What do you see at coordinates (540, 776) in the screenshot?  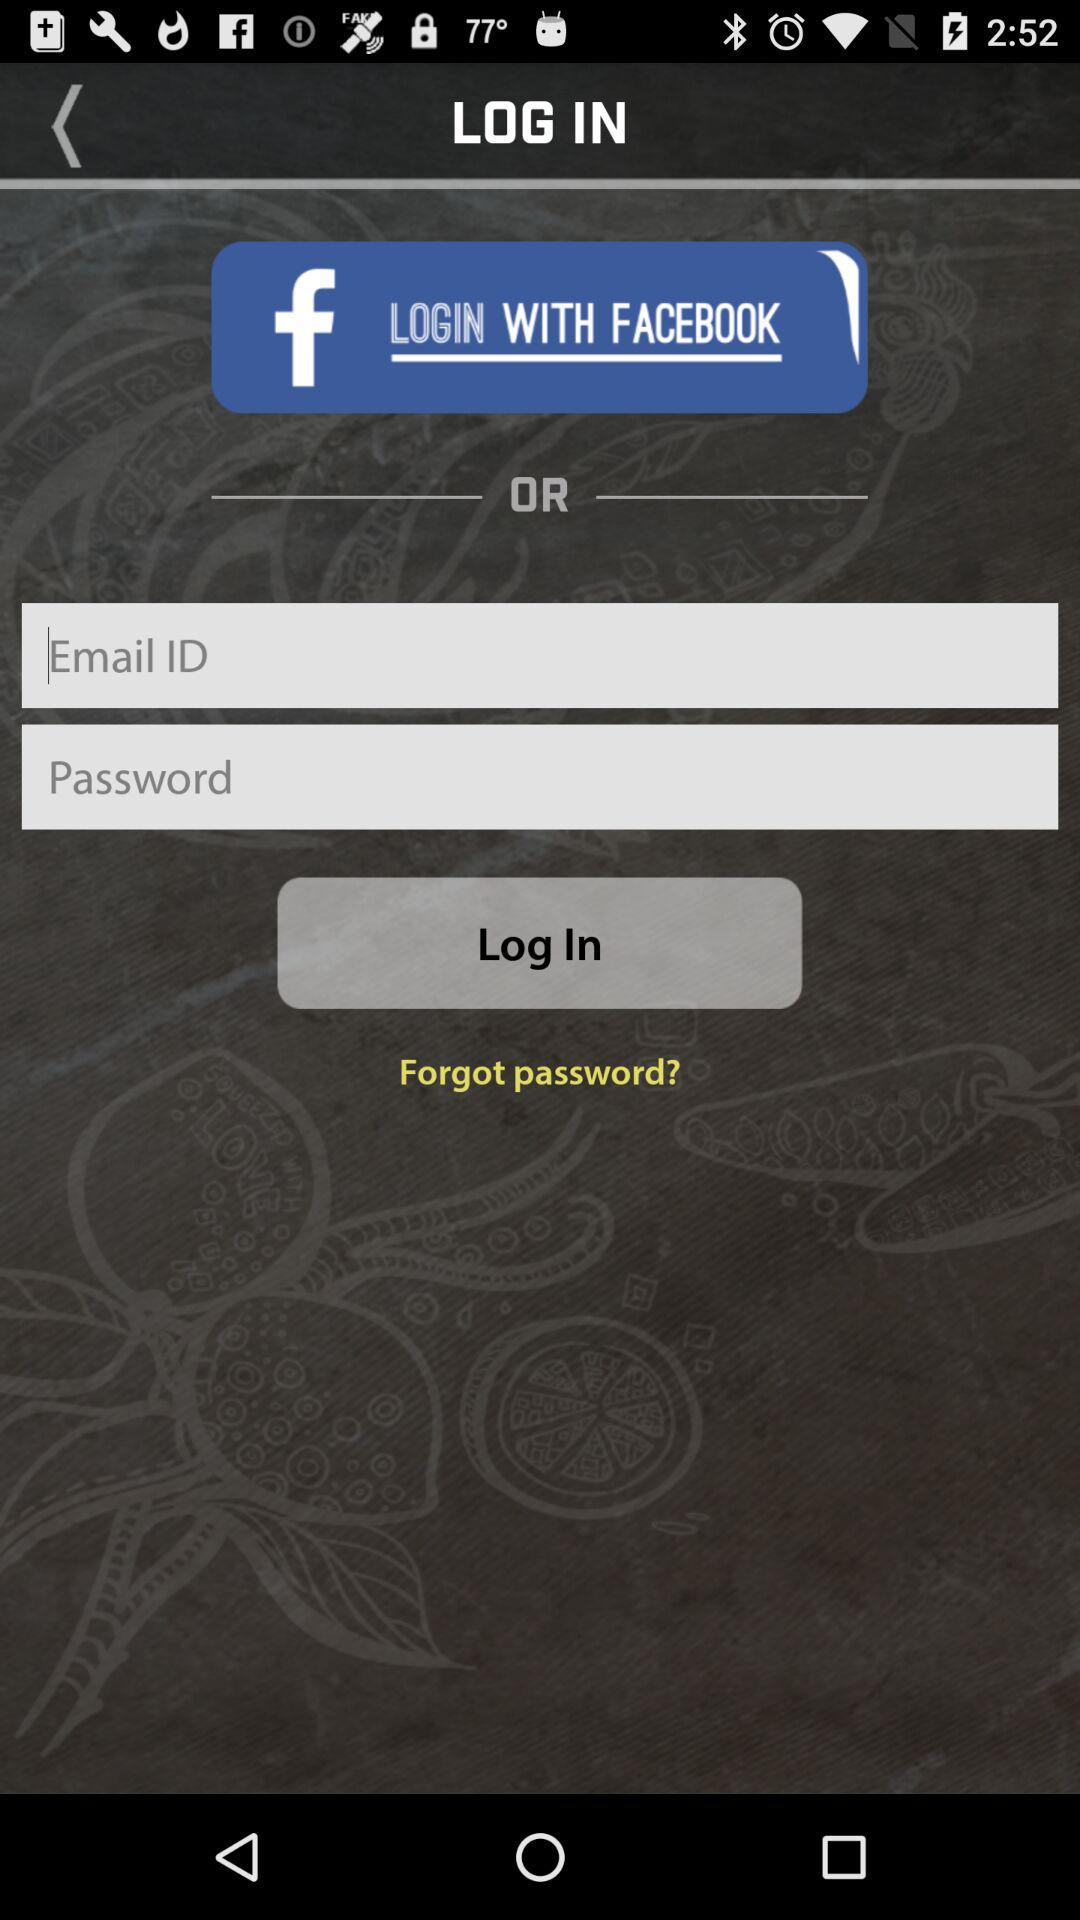 I see `enter password` at bounding box center [540, 776].